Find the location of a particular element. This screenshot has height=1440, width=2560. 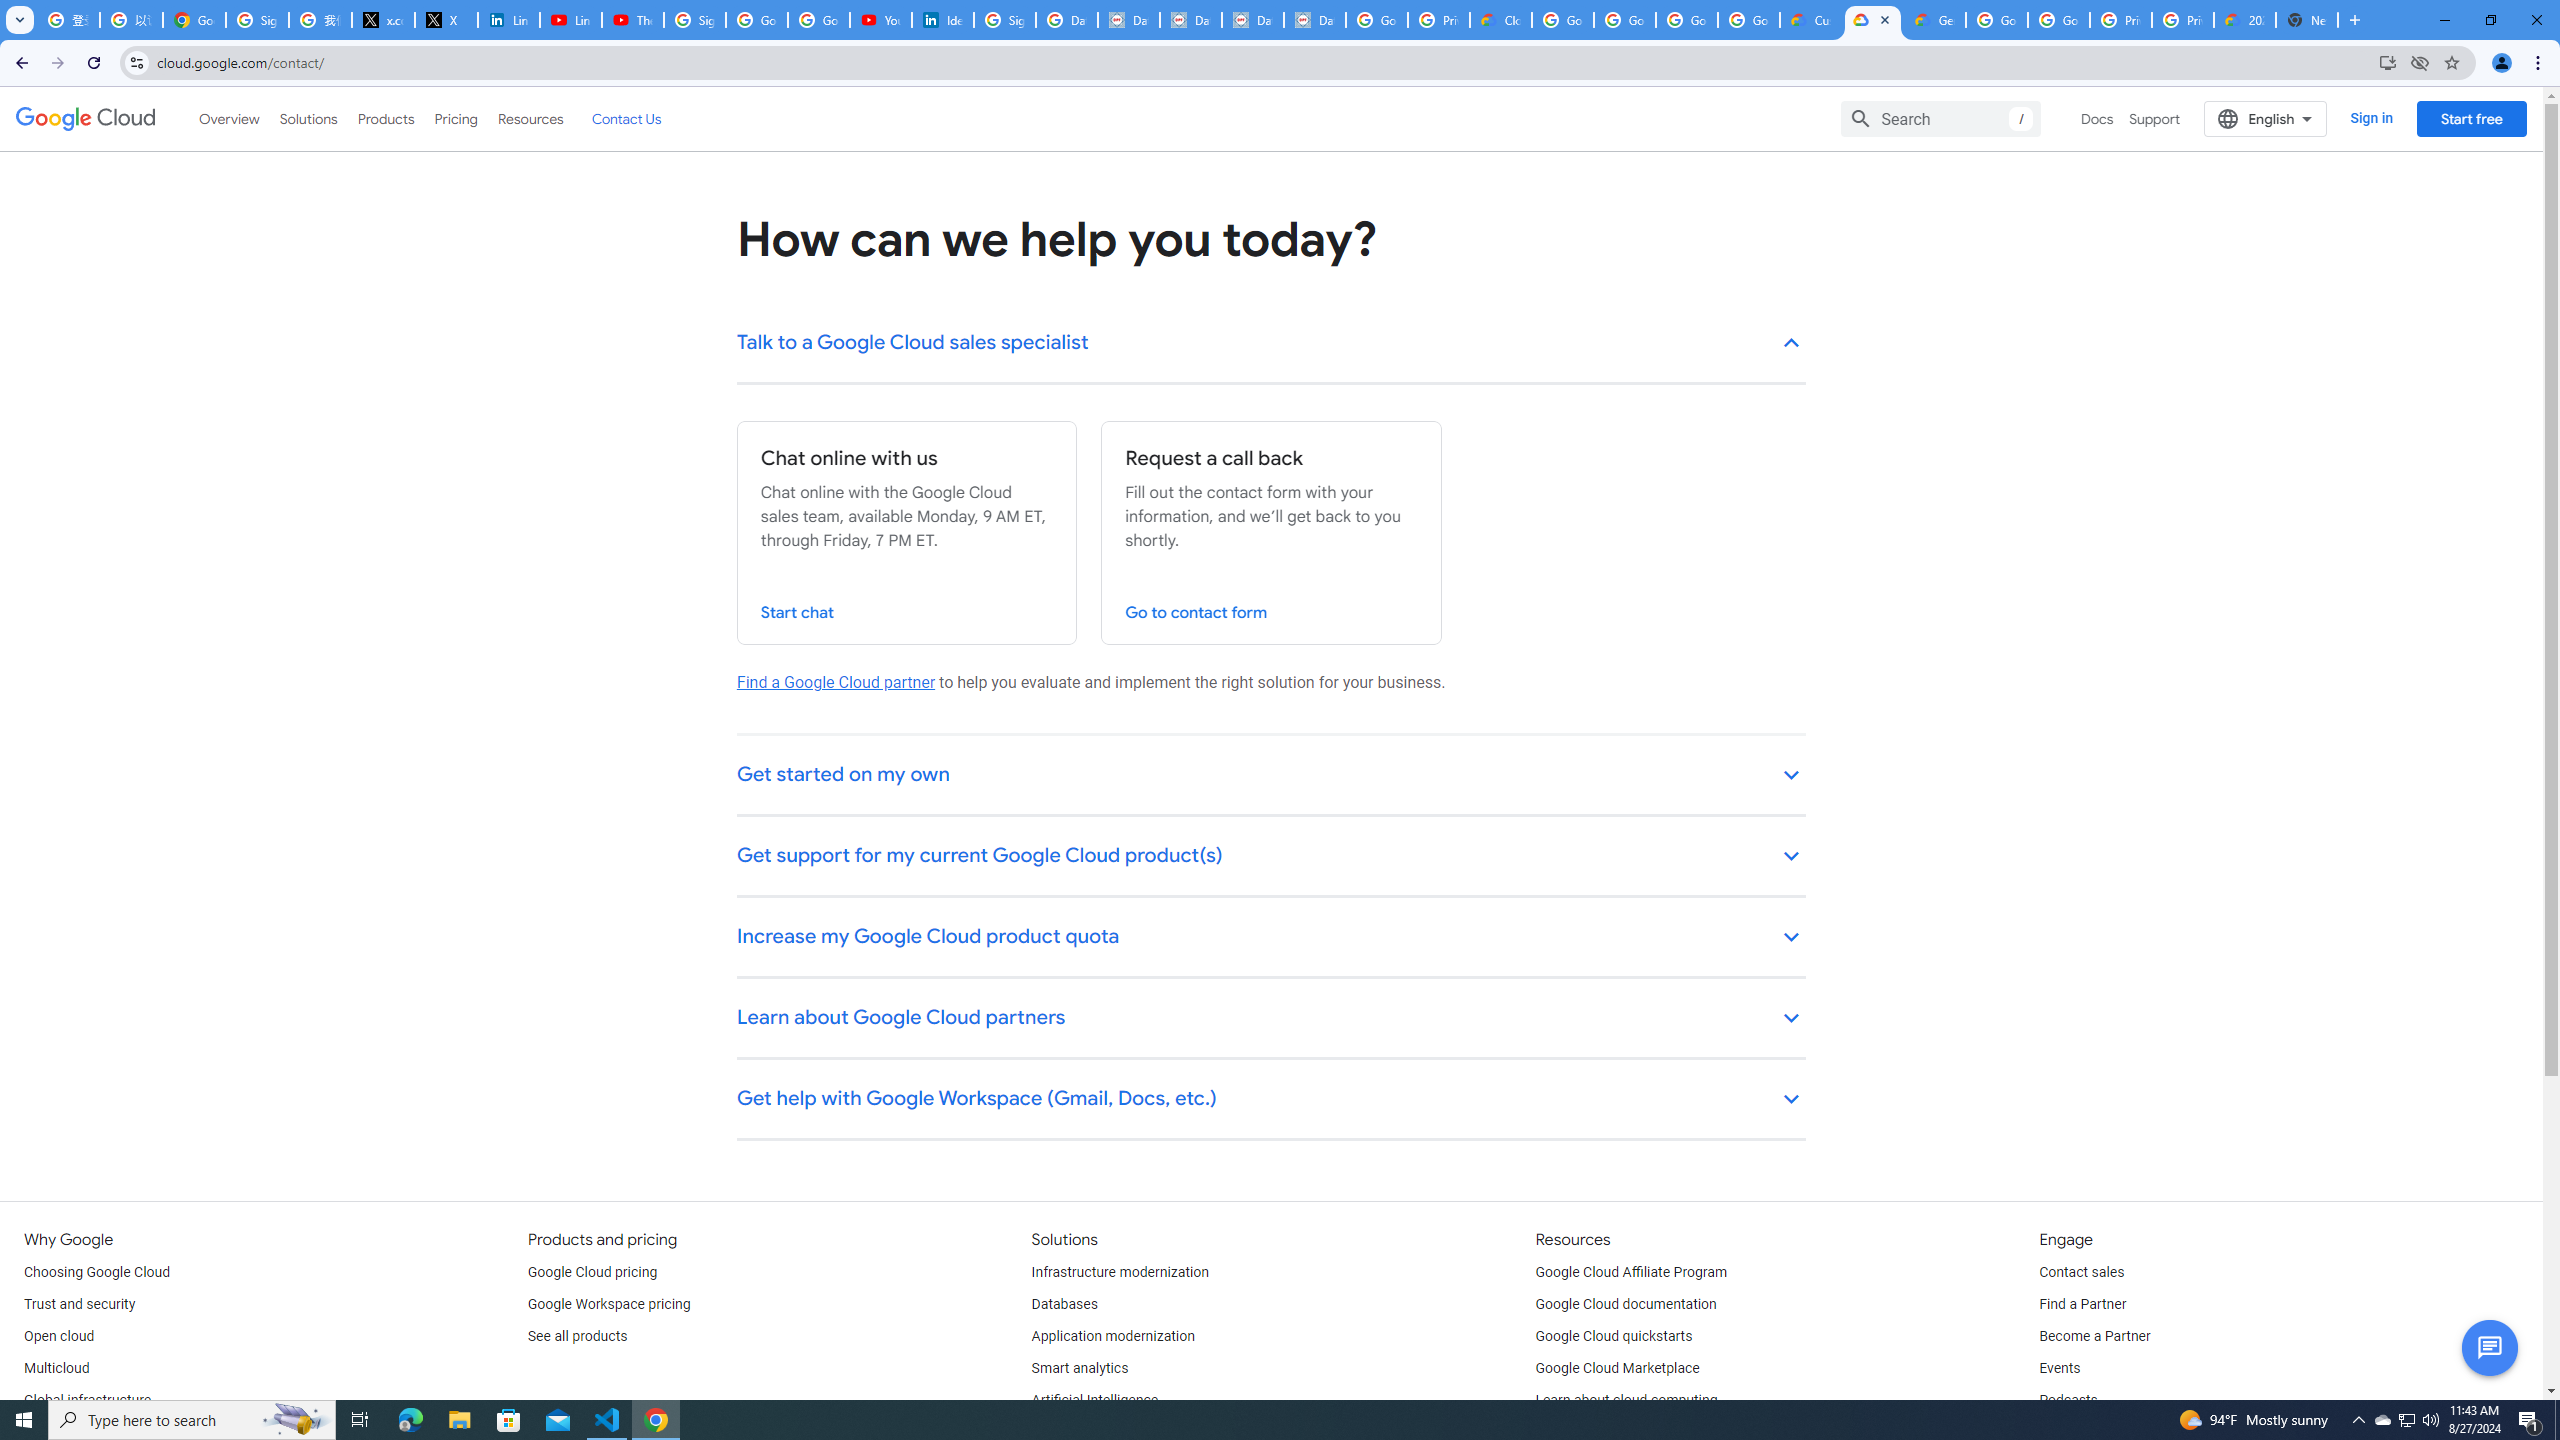

'Start free' is located at coordinates (2470, 118).